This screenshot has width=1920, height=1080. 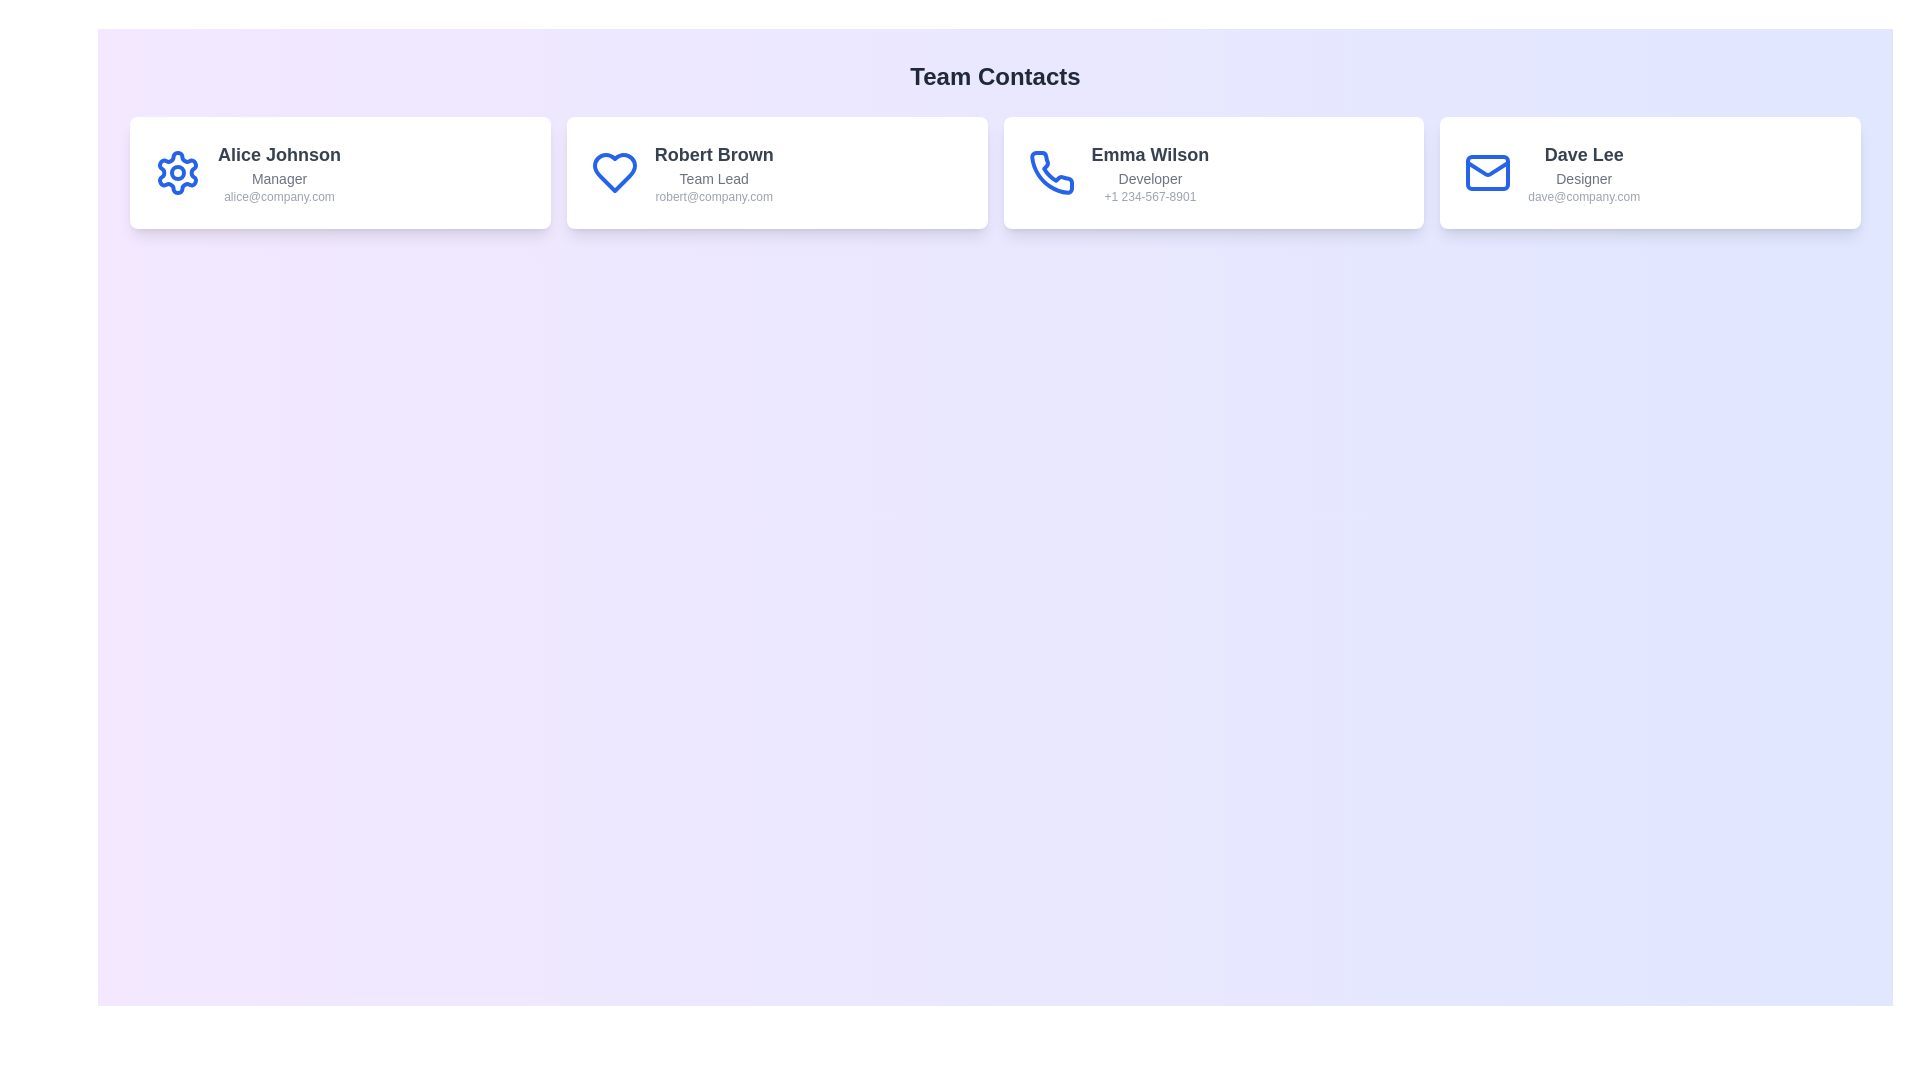 What do you see at coordinates (1150, 196) in the screenshot?
I see `the phone number text label displayed in gray color, located below the 'Developer' text within the 'Emma Wilson' contact card` at bounding box center [1150, 196].